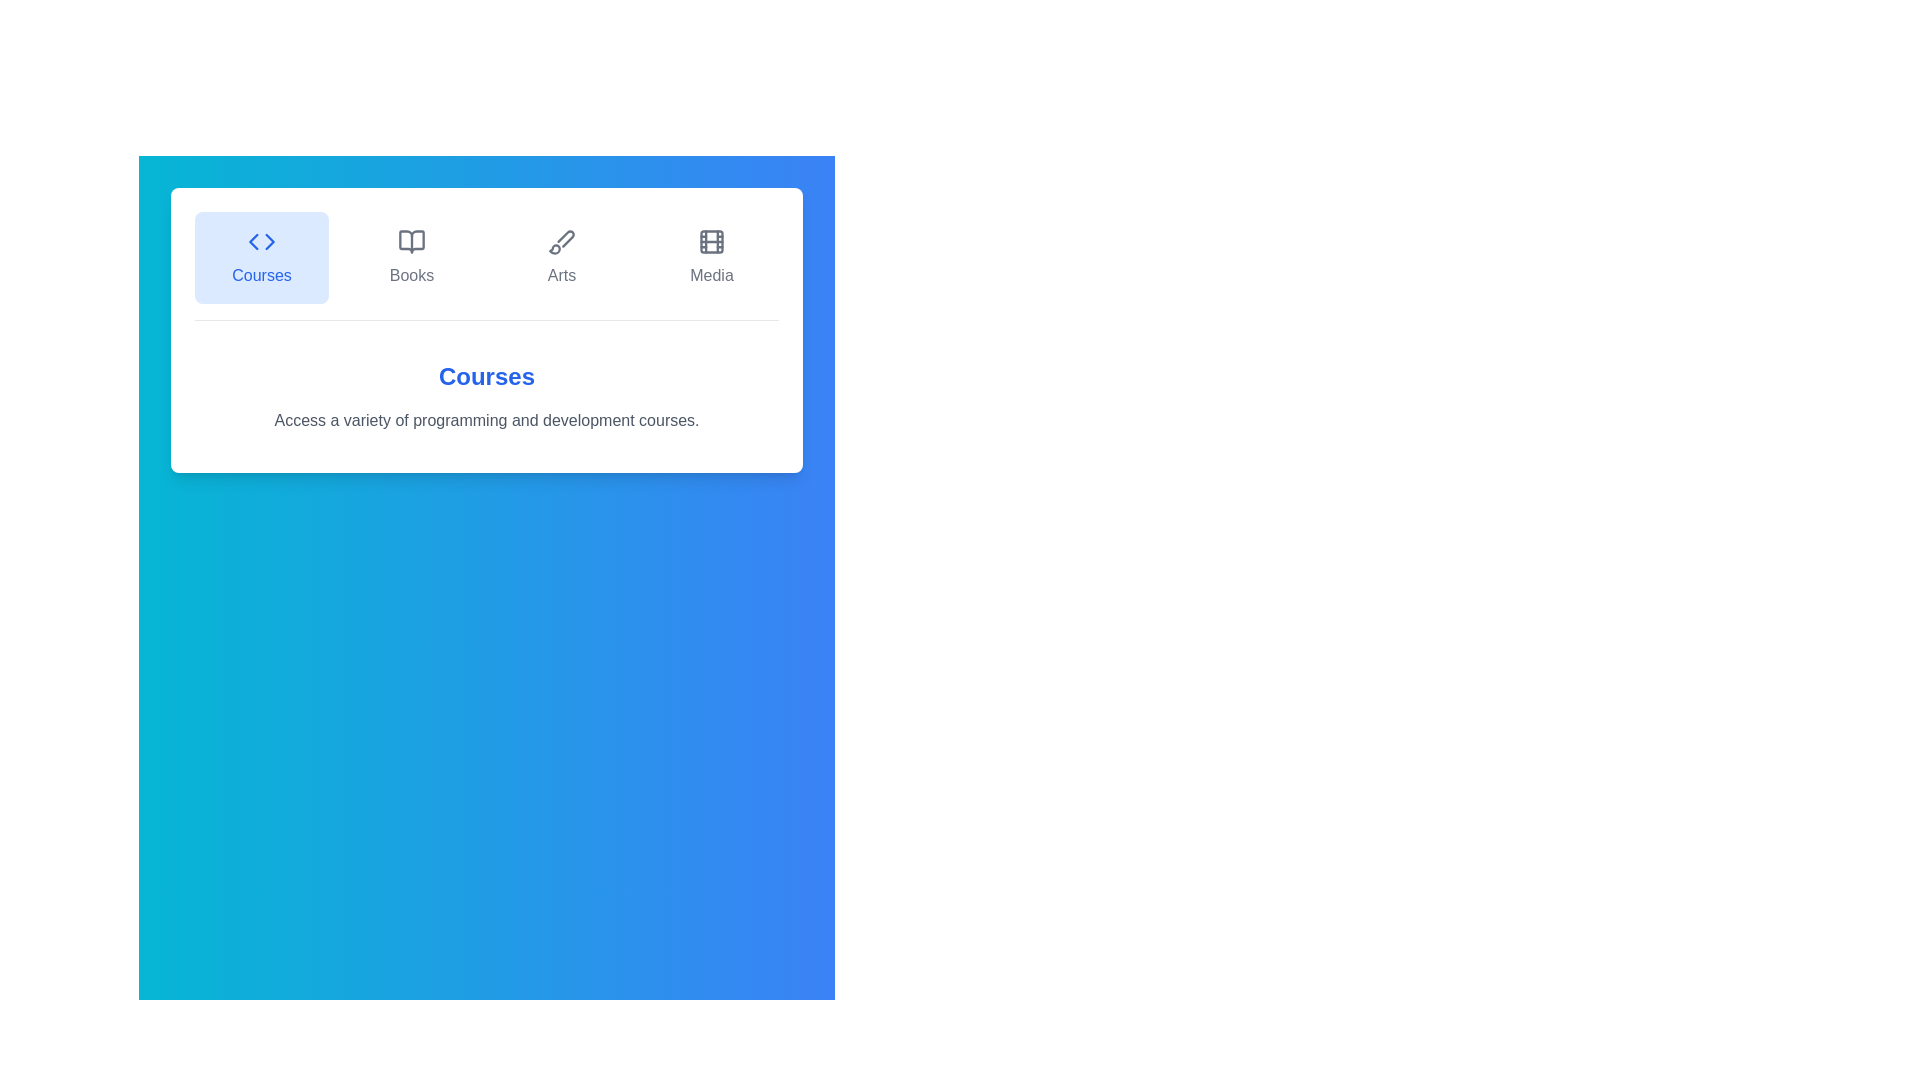 This screenshot has height=1080, width=1920. I want to click on the Arts tab by clicking on its button, so click(560, 257).